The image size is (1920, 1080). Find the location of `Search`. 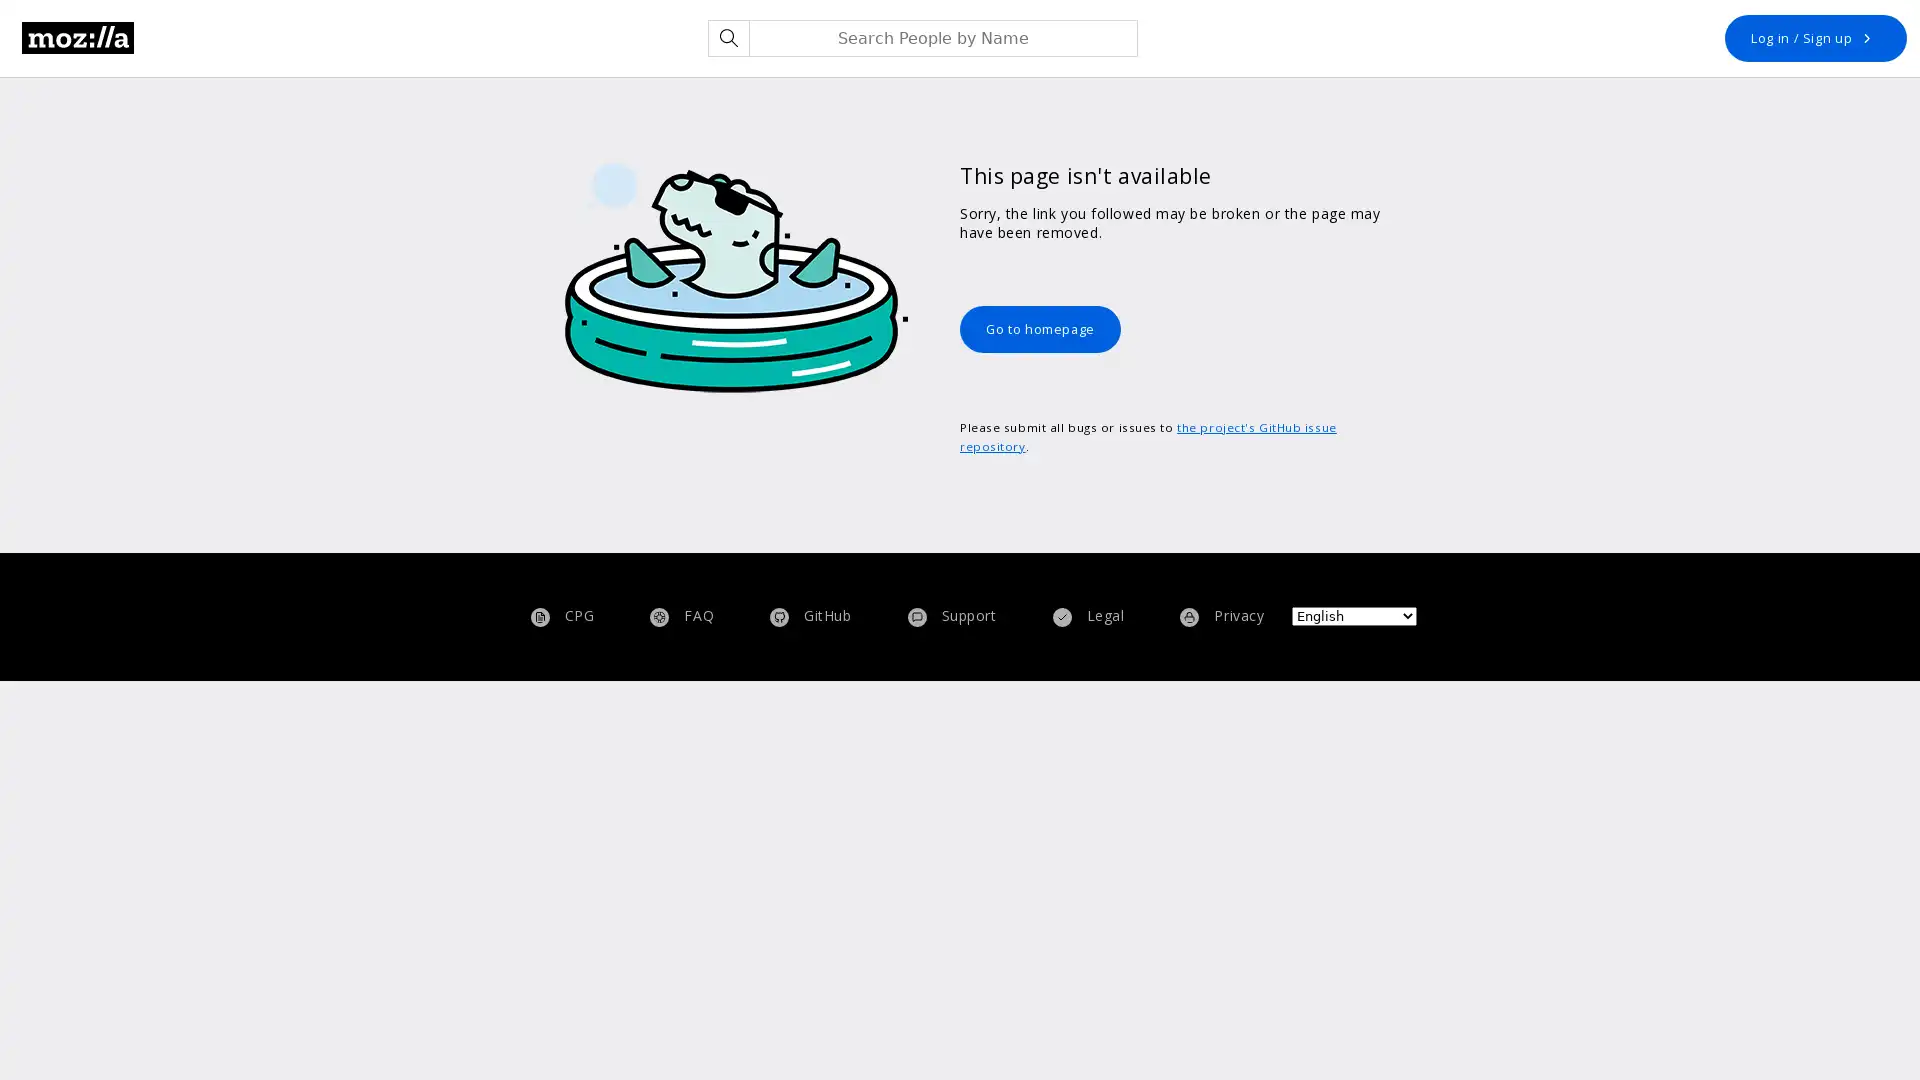

Search is located at coordinates (728, 37).